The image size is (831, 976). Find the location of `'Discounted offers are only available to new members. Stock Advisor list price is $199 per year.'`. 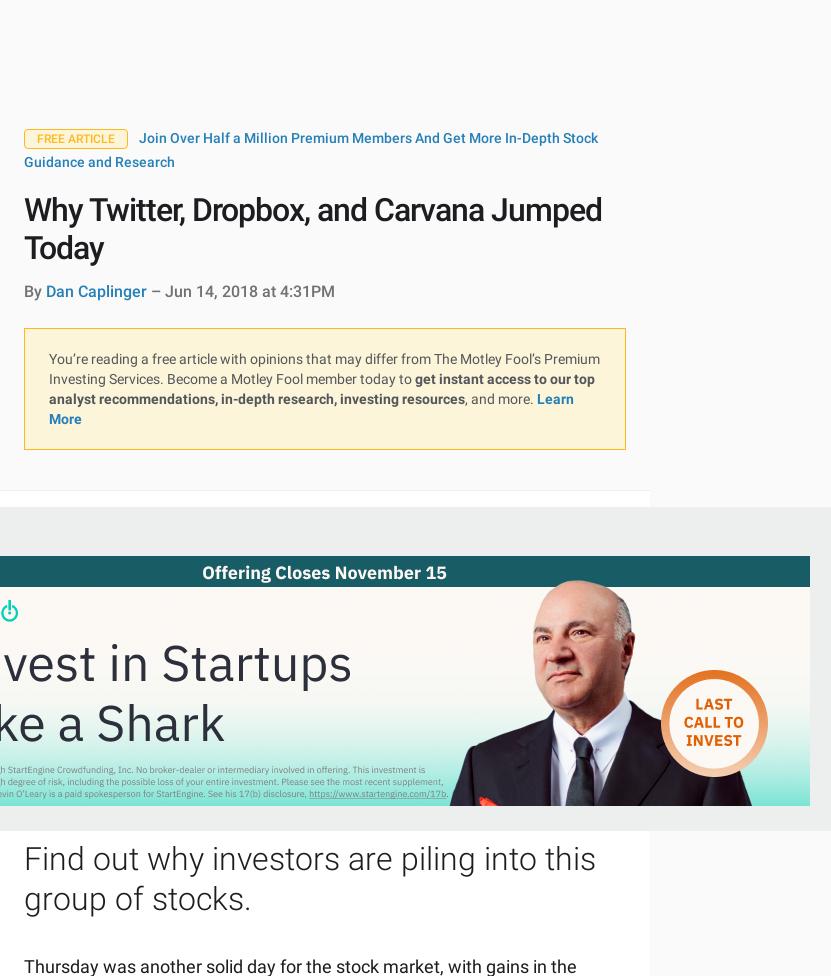

'Discounted offers are only available to new members. Stock Advisor list price is $199 per year.' is located at coordinates (250, 602).